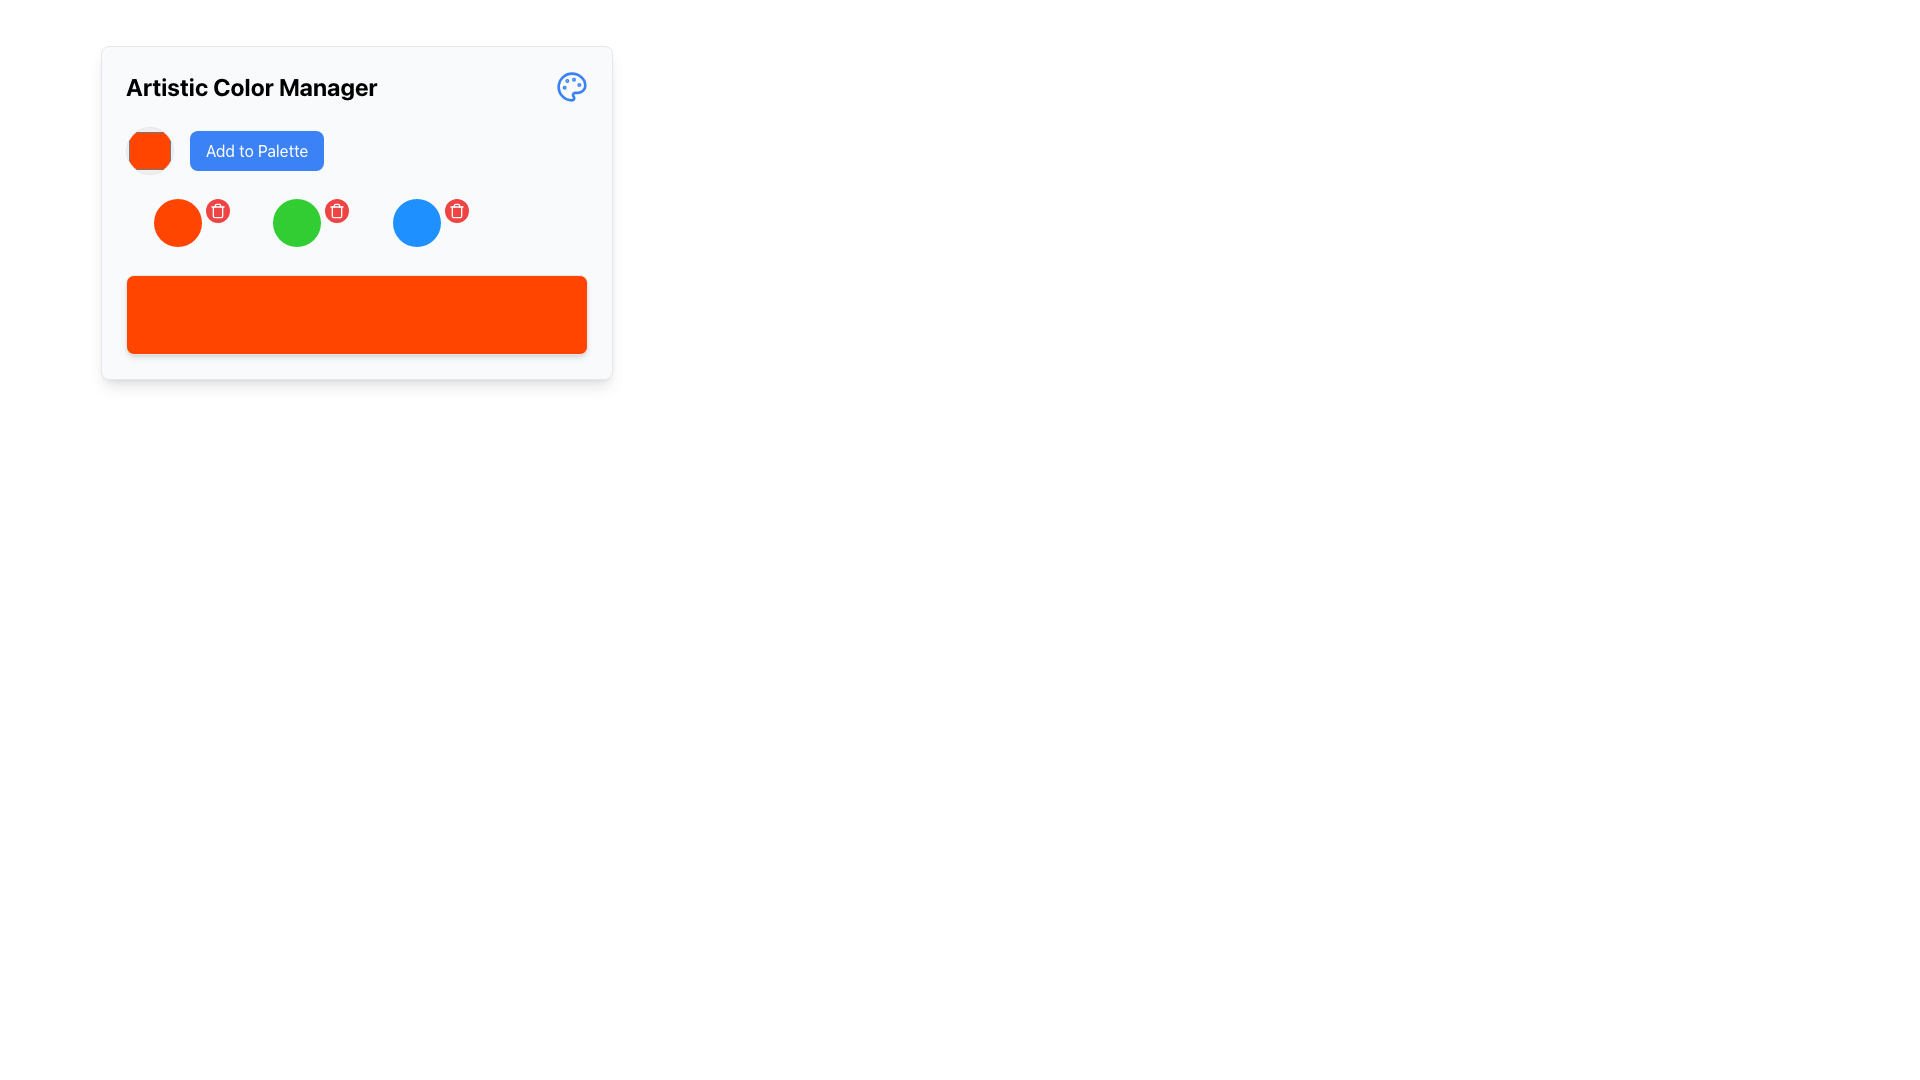 This screenshot has width=1920, height=1080. What do you see at coordinates (570, 86) in the screenshot?
I see `the blue palette icon in the top-right corner of the 'Artistic Color Manager' section` at bounding box center [570, 86].